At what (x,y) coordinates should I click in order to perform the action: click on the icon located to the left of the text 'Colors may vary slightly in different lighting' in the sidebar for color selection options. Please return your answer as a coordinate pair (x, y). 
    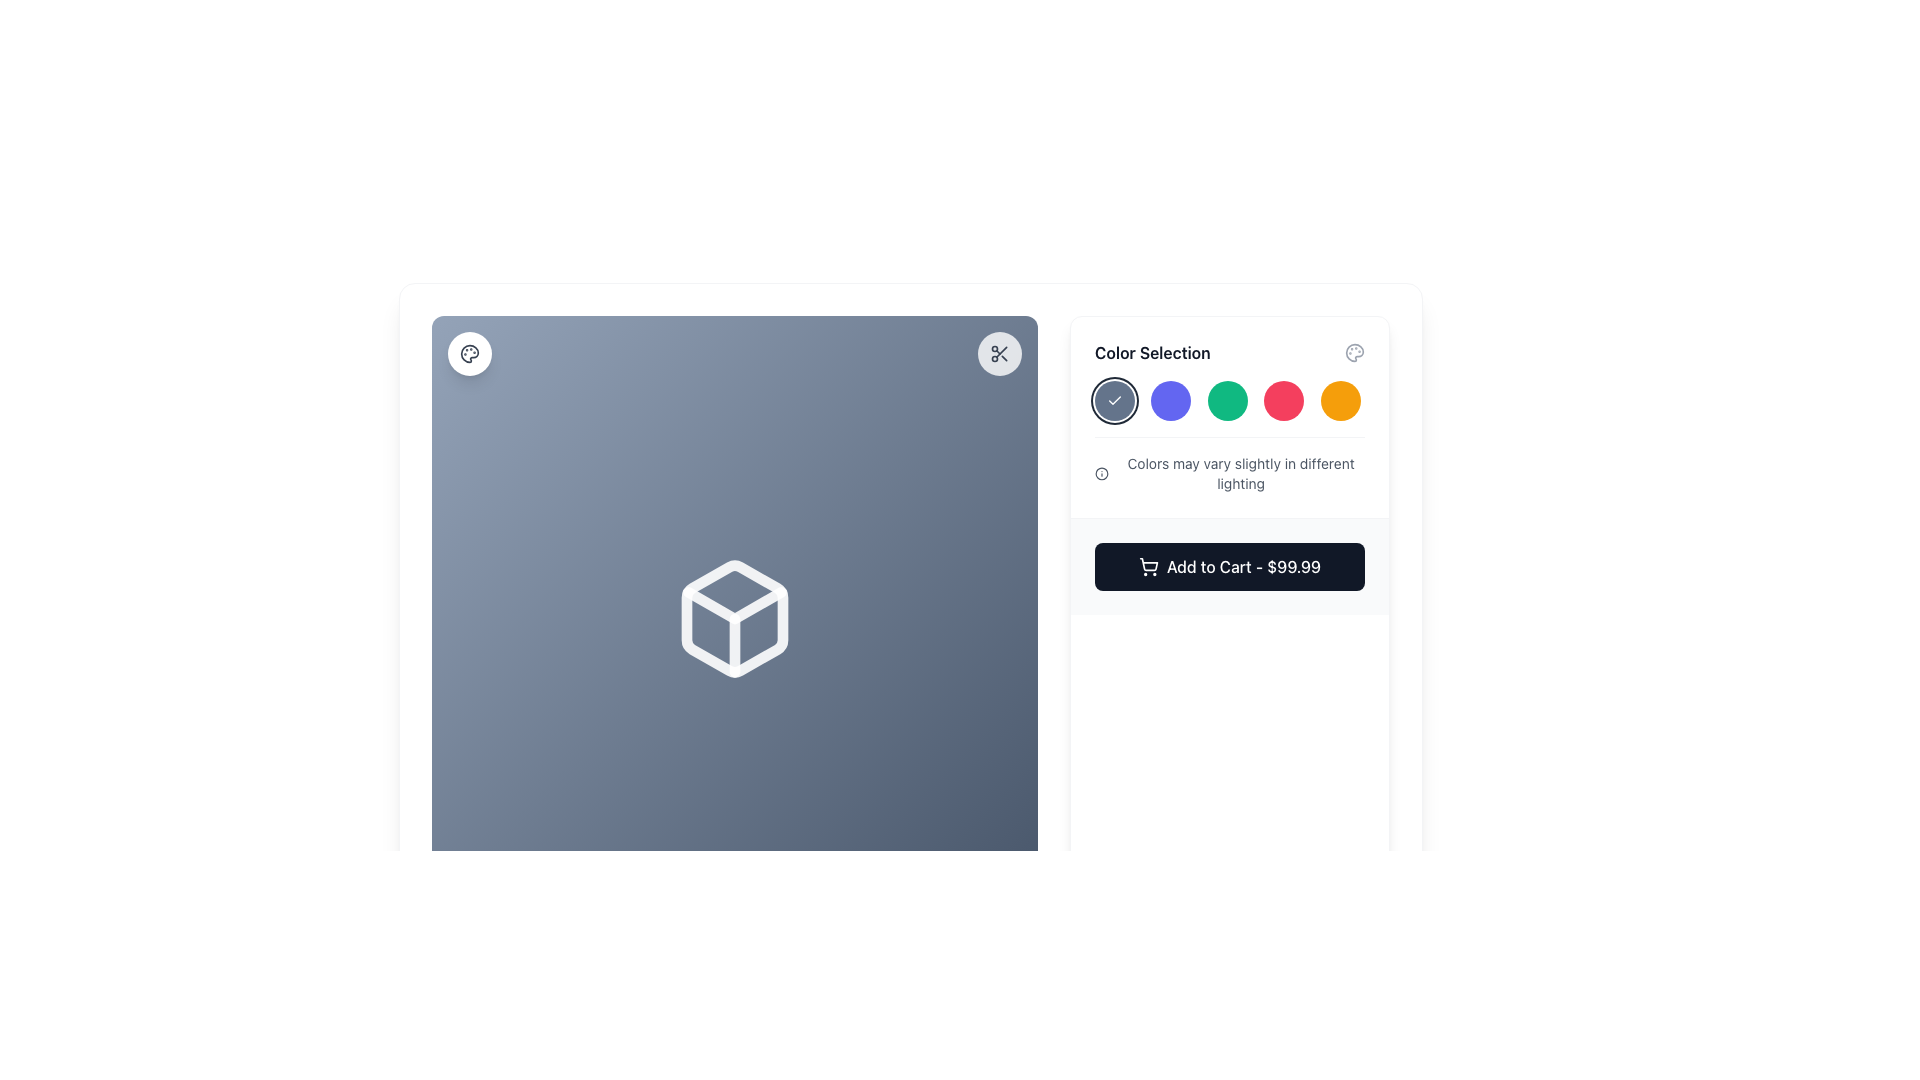
    Looking at the image, I should click on (1101, 474).